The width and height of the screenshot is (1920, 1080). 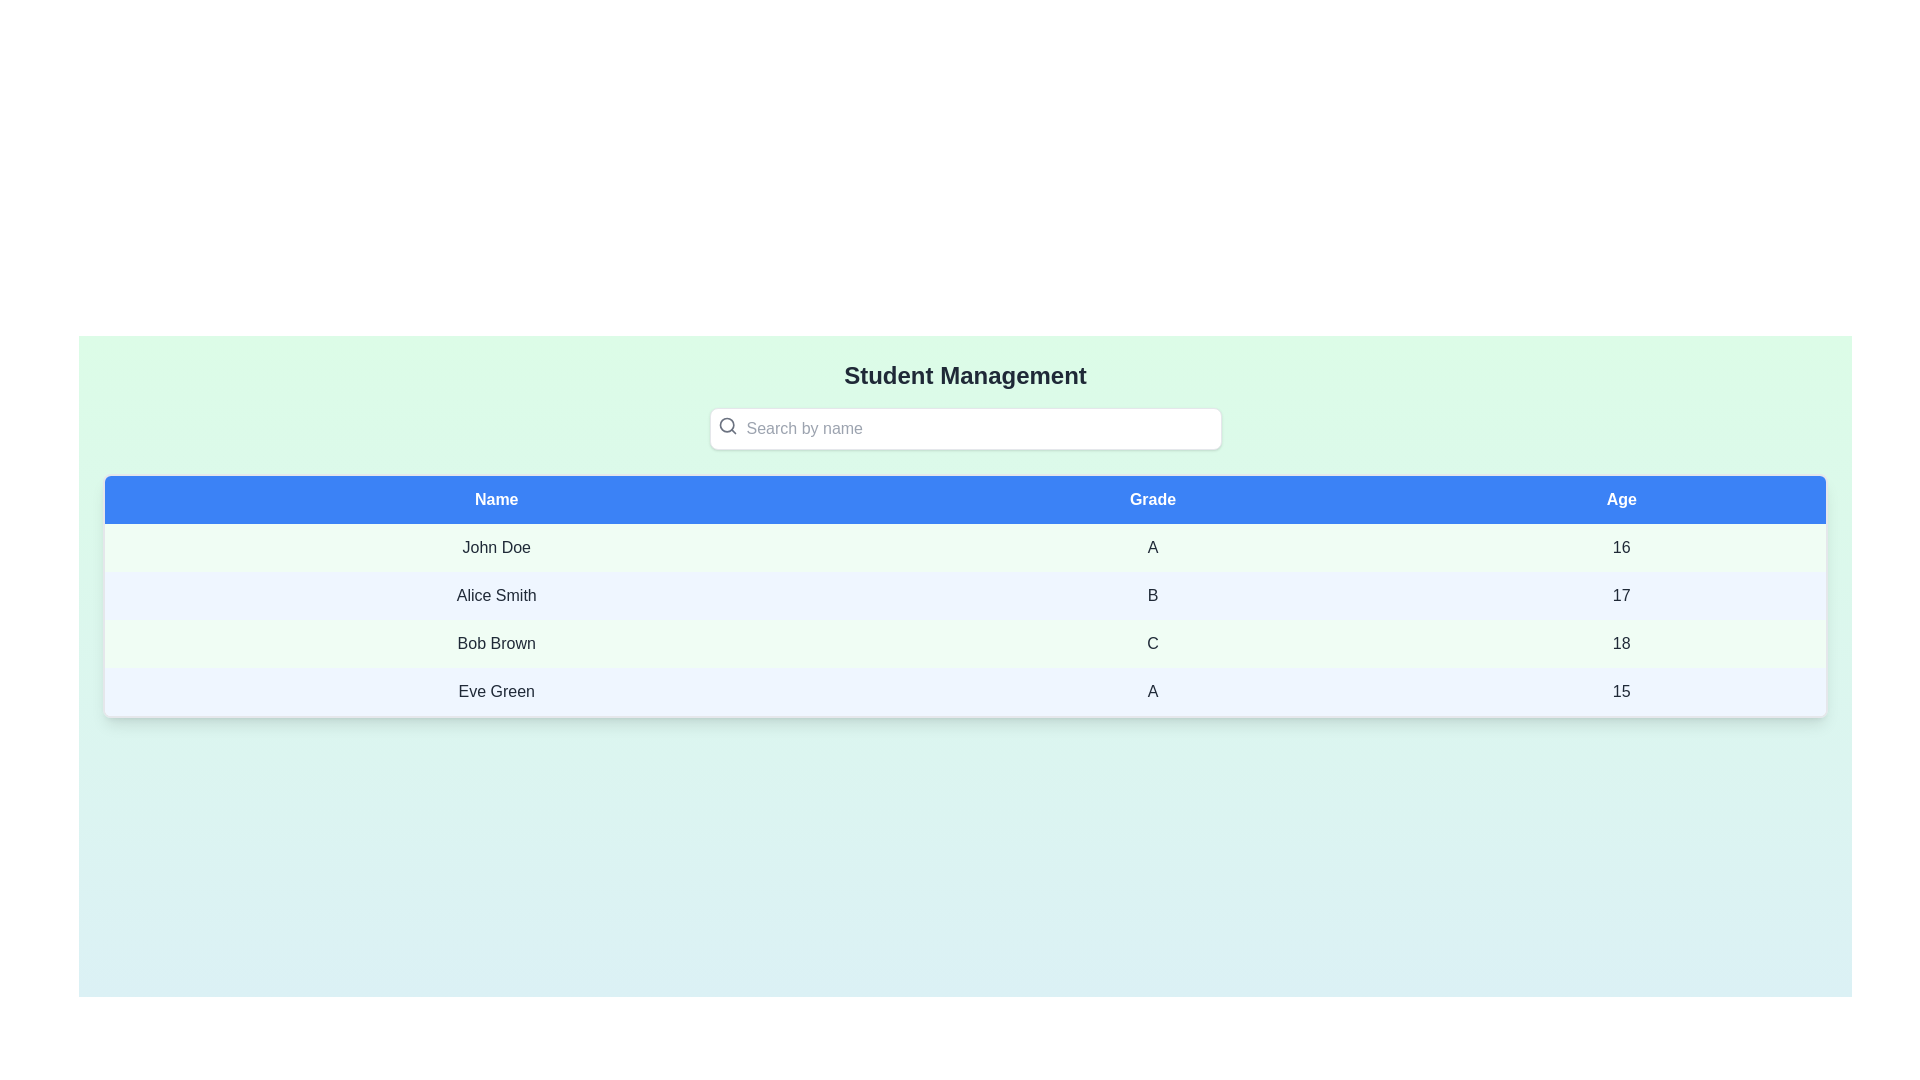 I want to click on the 'Student Management' title text label, which is styled in bold 2xl font size and dark gray color, positioned at the top-center of the page above the search bar, so click(x=965, y=375).